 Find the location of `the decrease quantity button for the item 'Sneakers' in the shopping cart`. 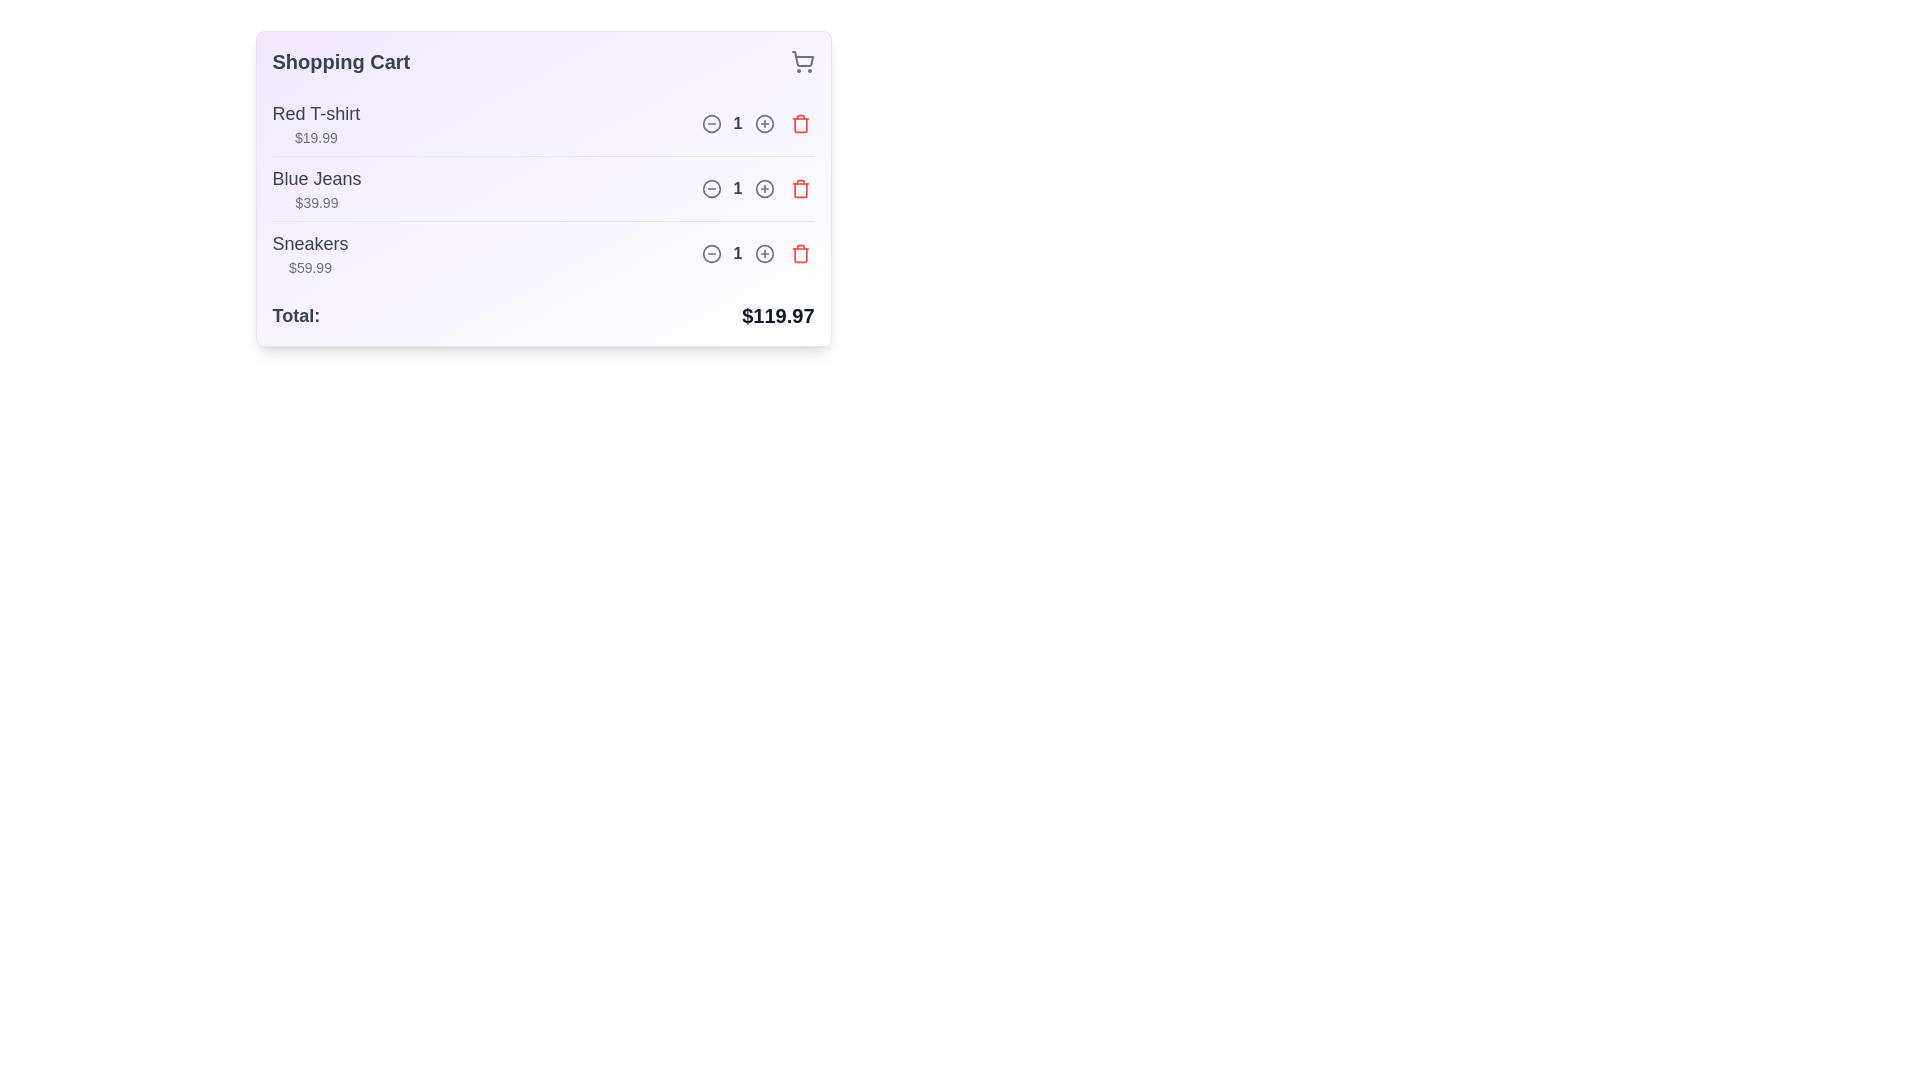

the decrease quantity button for the item 'Sneakers' in the shopping cart is located at coordinates (711, 253).